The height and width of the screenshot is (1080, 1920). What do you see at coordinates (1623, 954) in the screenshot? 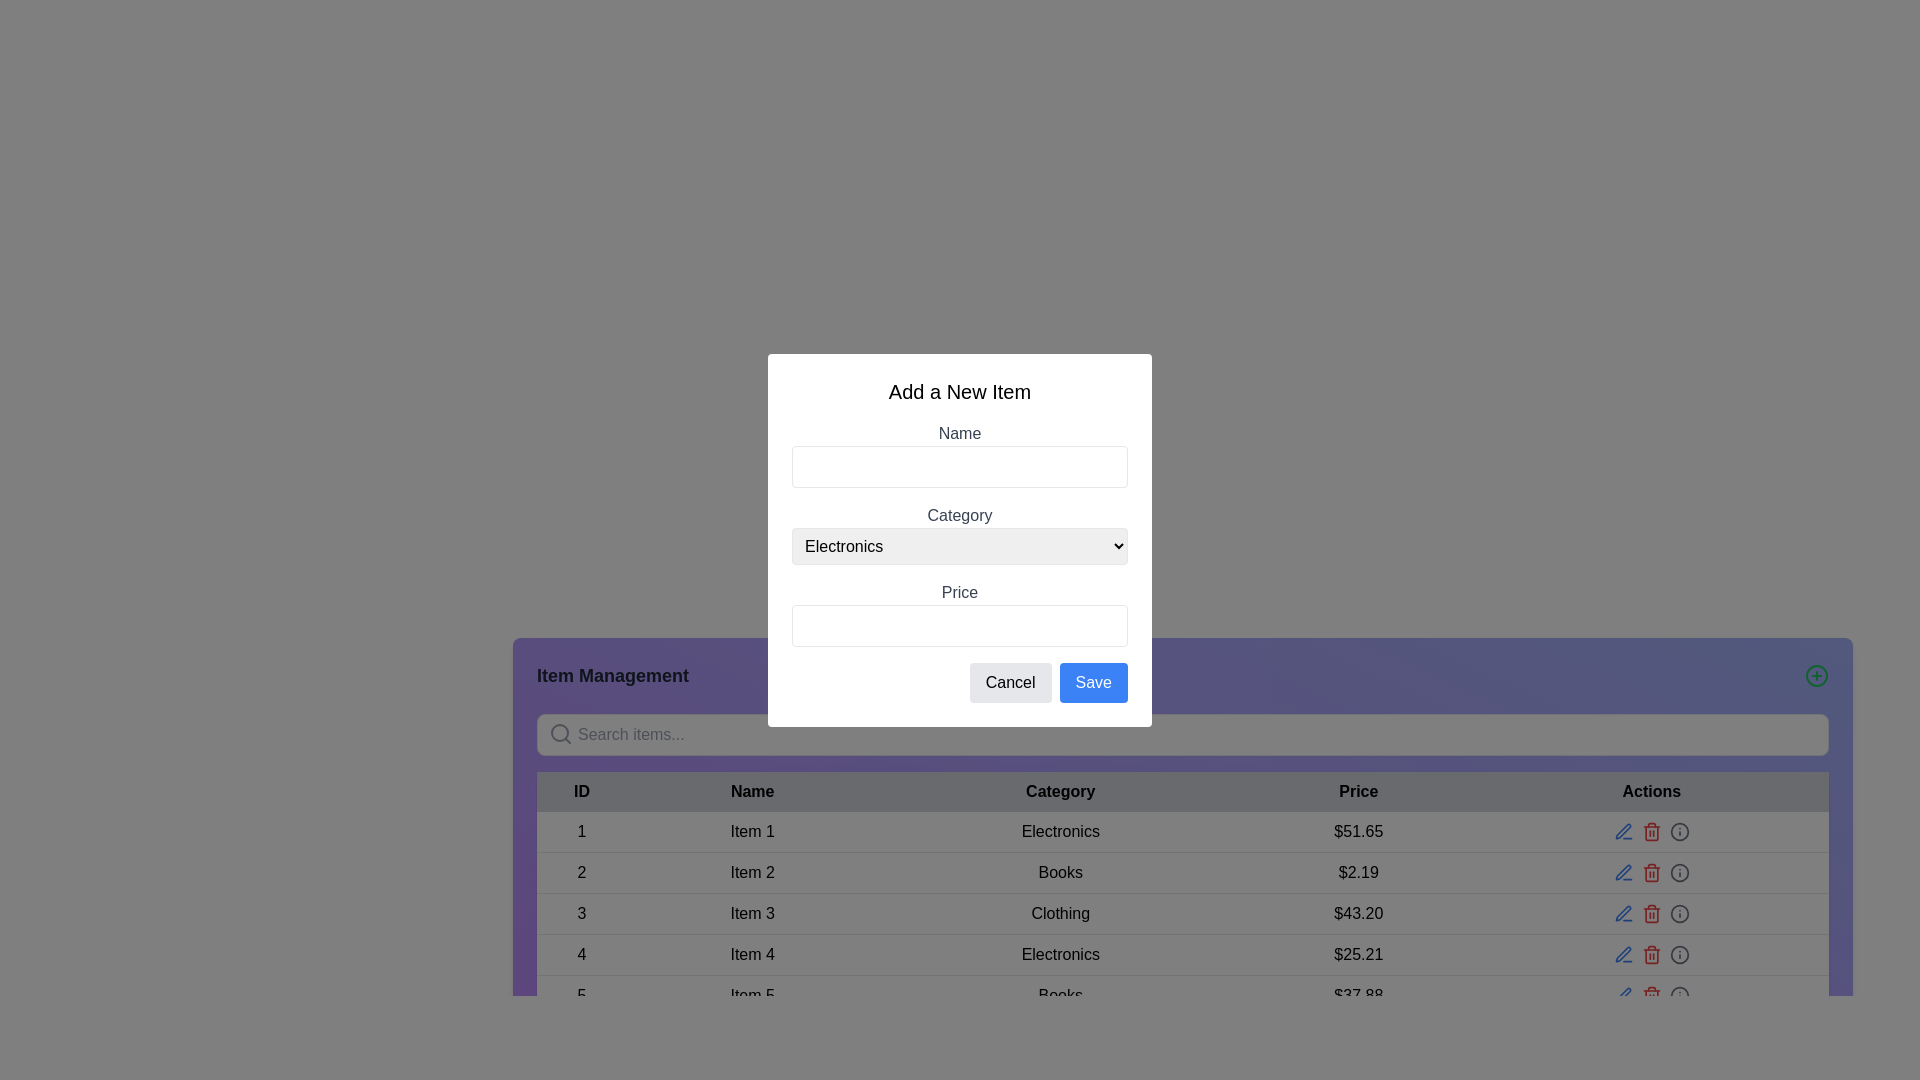
I see `the pen-shaped icon in the 'Actions' row at the far-right` at bounding box center [1623, 954].